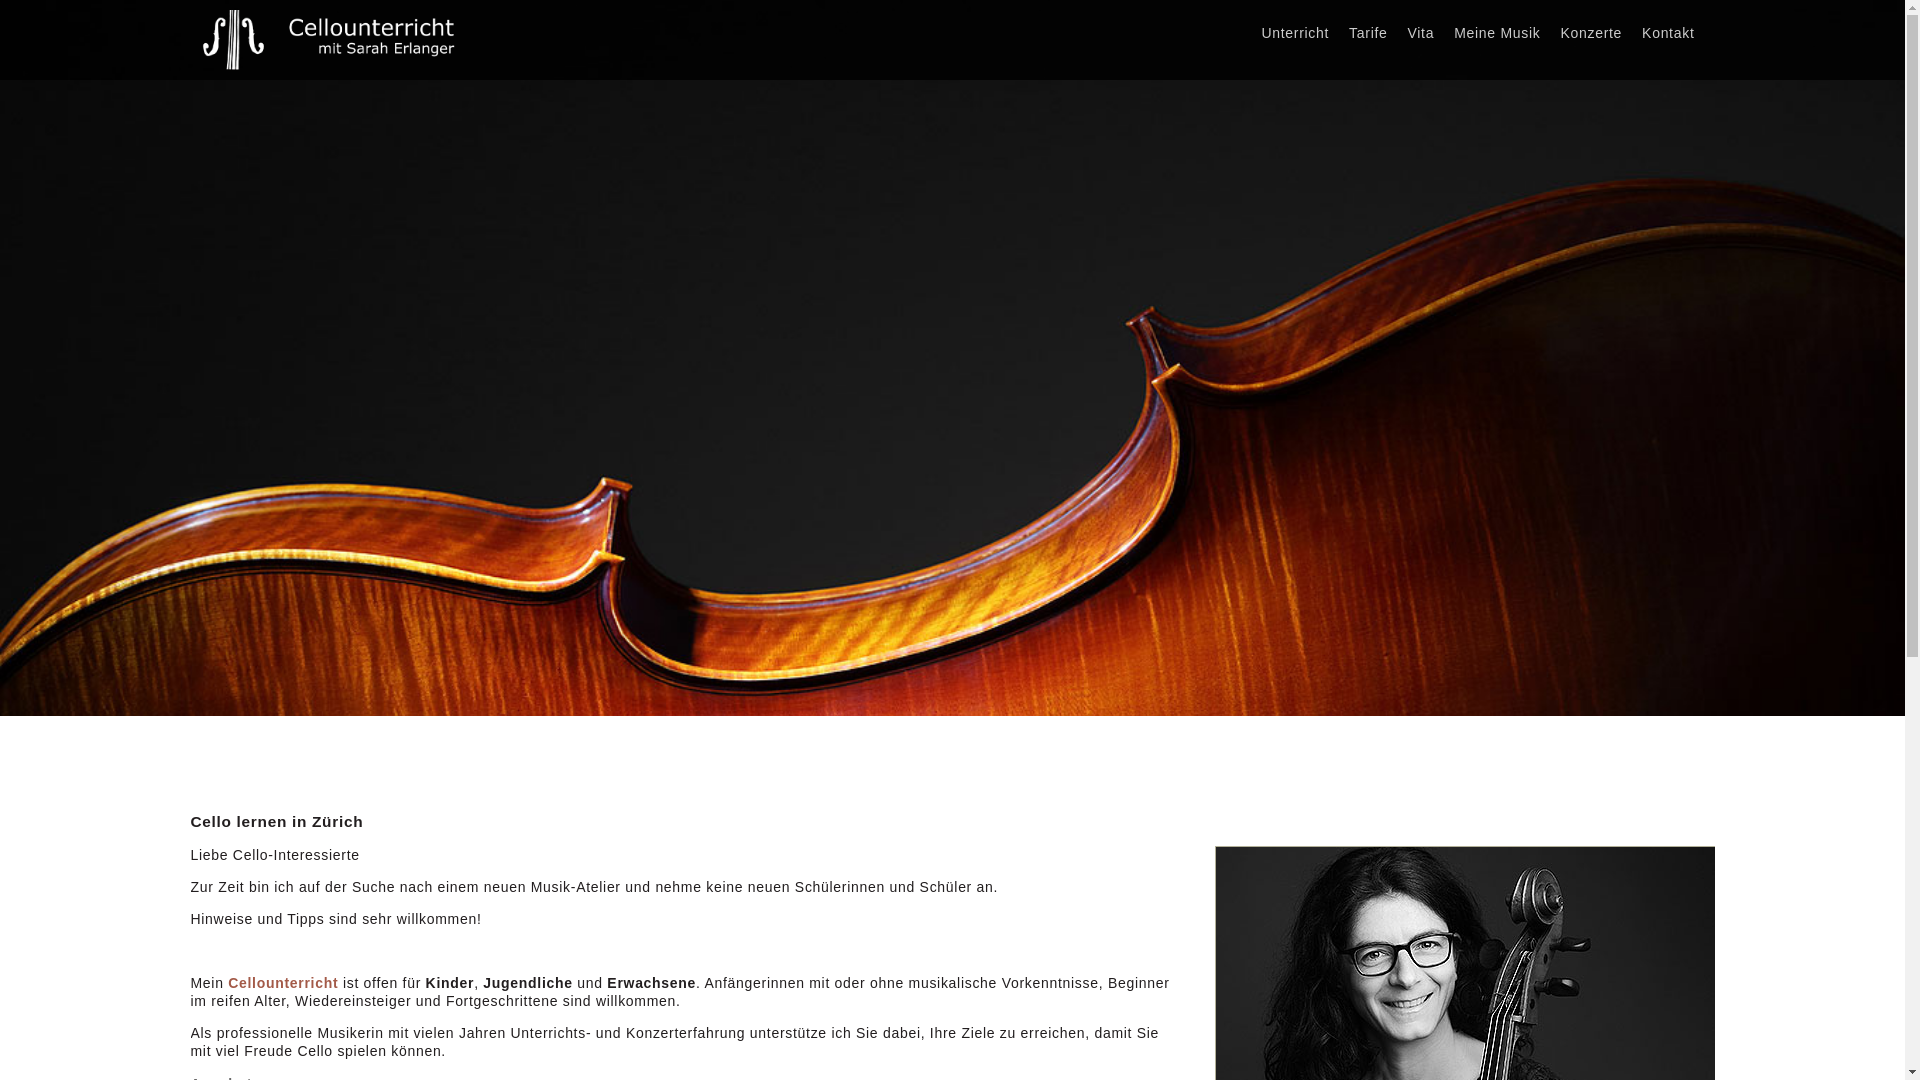 The image size is (1920, 1080). I want to click on 'Vita', so click(1420, 33).